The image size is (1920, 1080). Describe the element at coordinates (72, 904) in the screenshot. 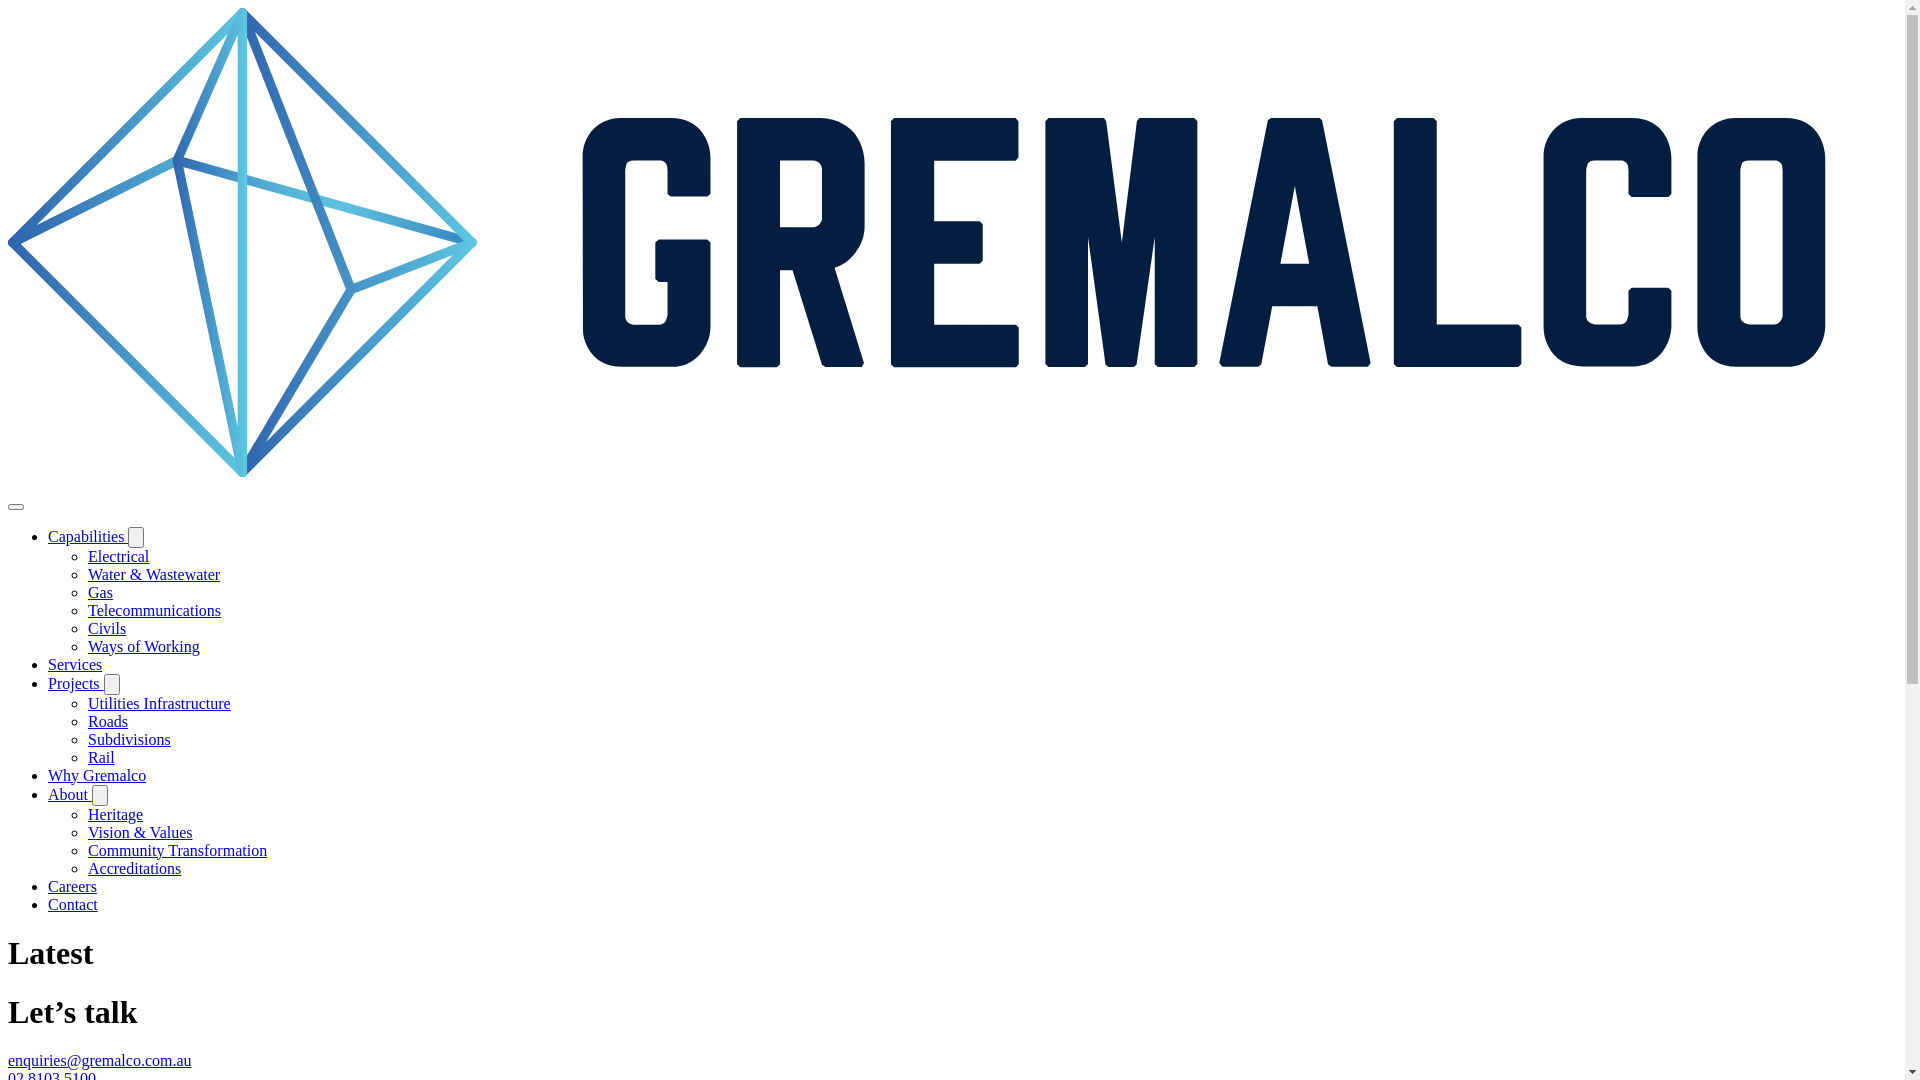

I see `'Contact'` at that location.